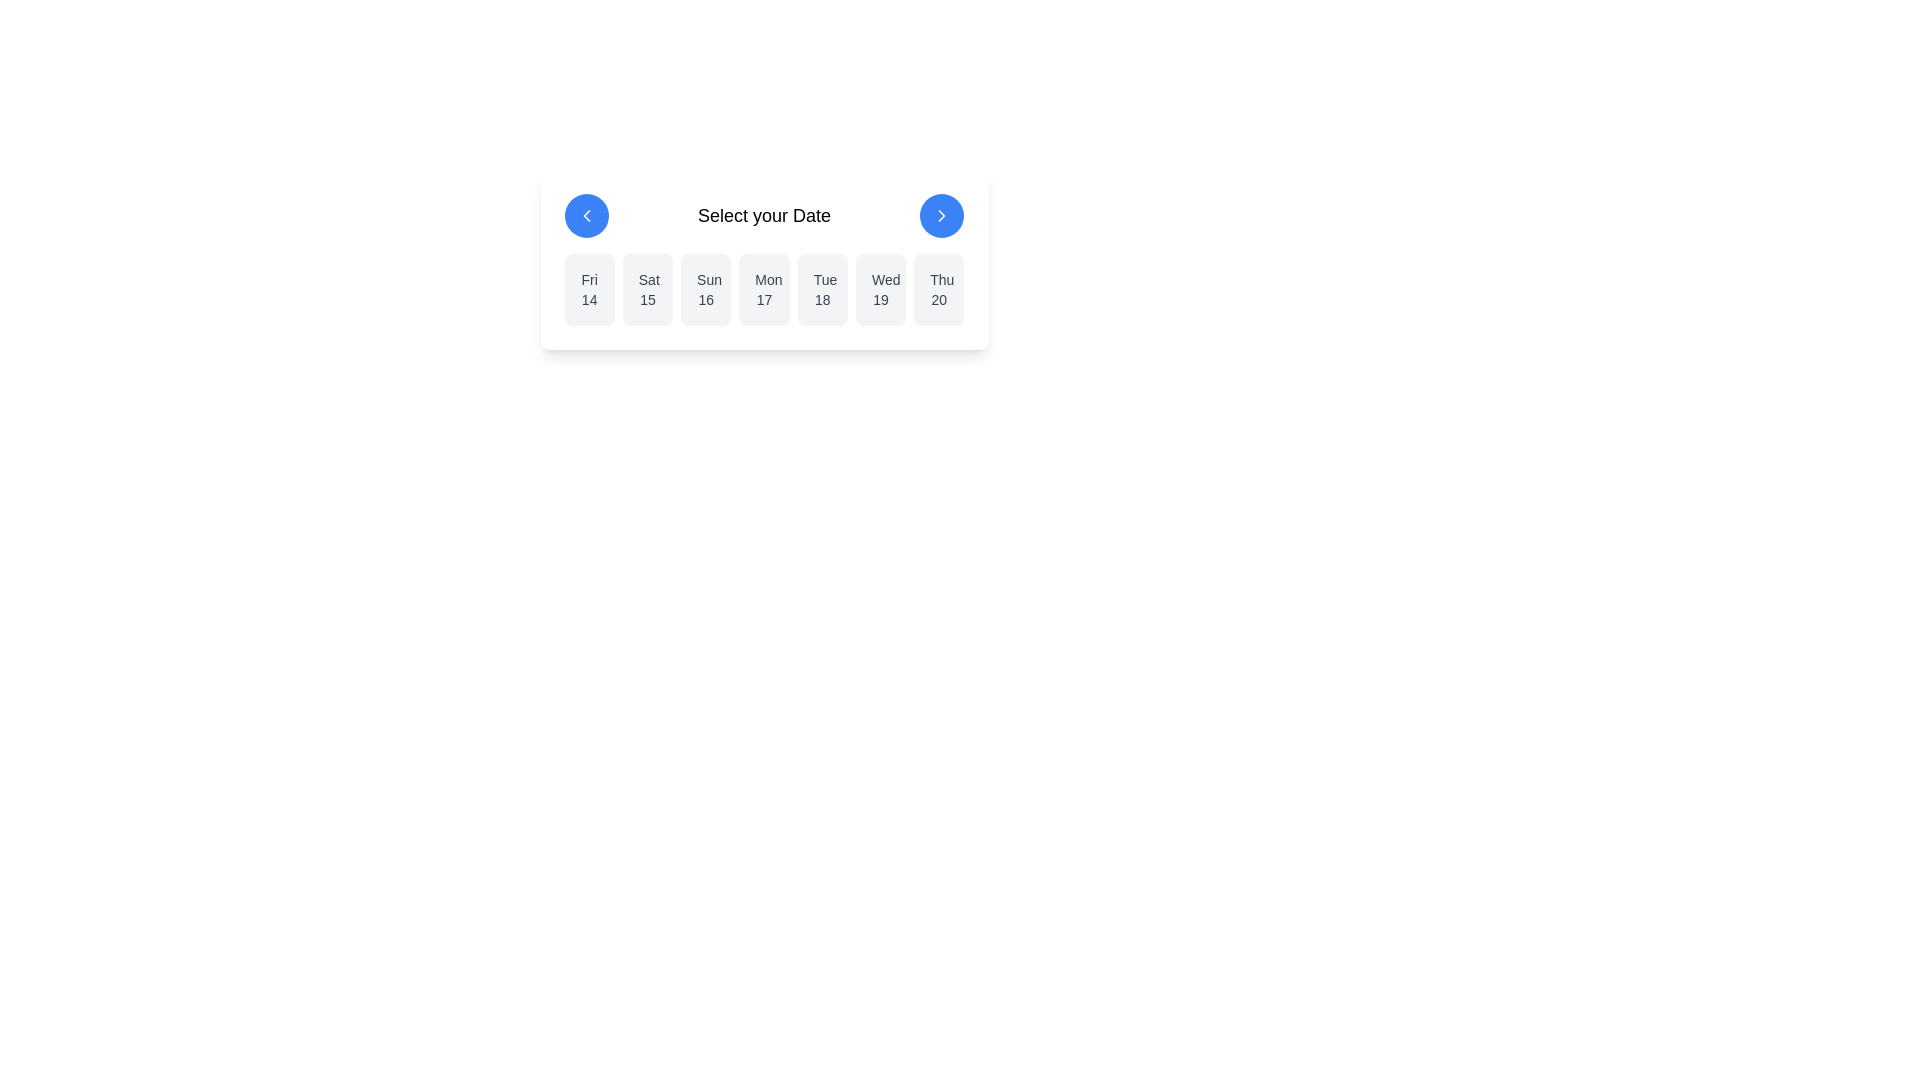  I want to click on the date selector button for 'Monday, 17th', which is located to the right of 'Sun 16' and to the left of 'Tue 18' in the horizontal grid layout of date selectors, so click(763, 289).